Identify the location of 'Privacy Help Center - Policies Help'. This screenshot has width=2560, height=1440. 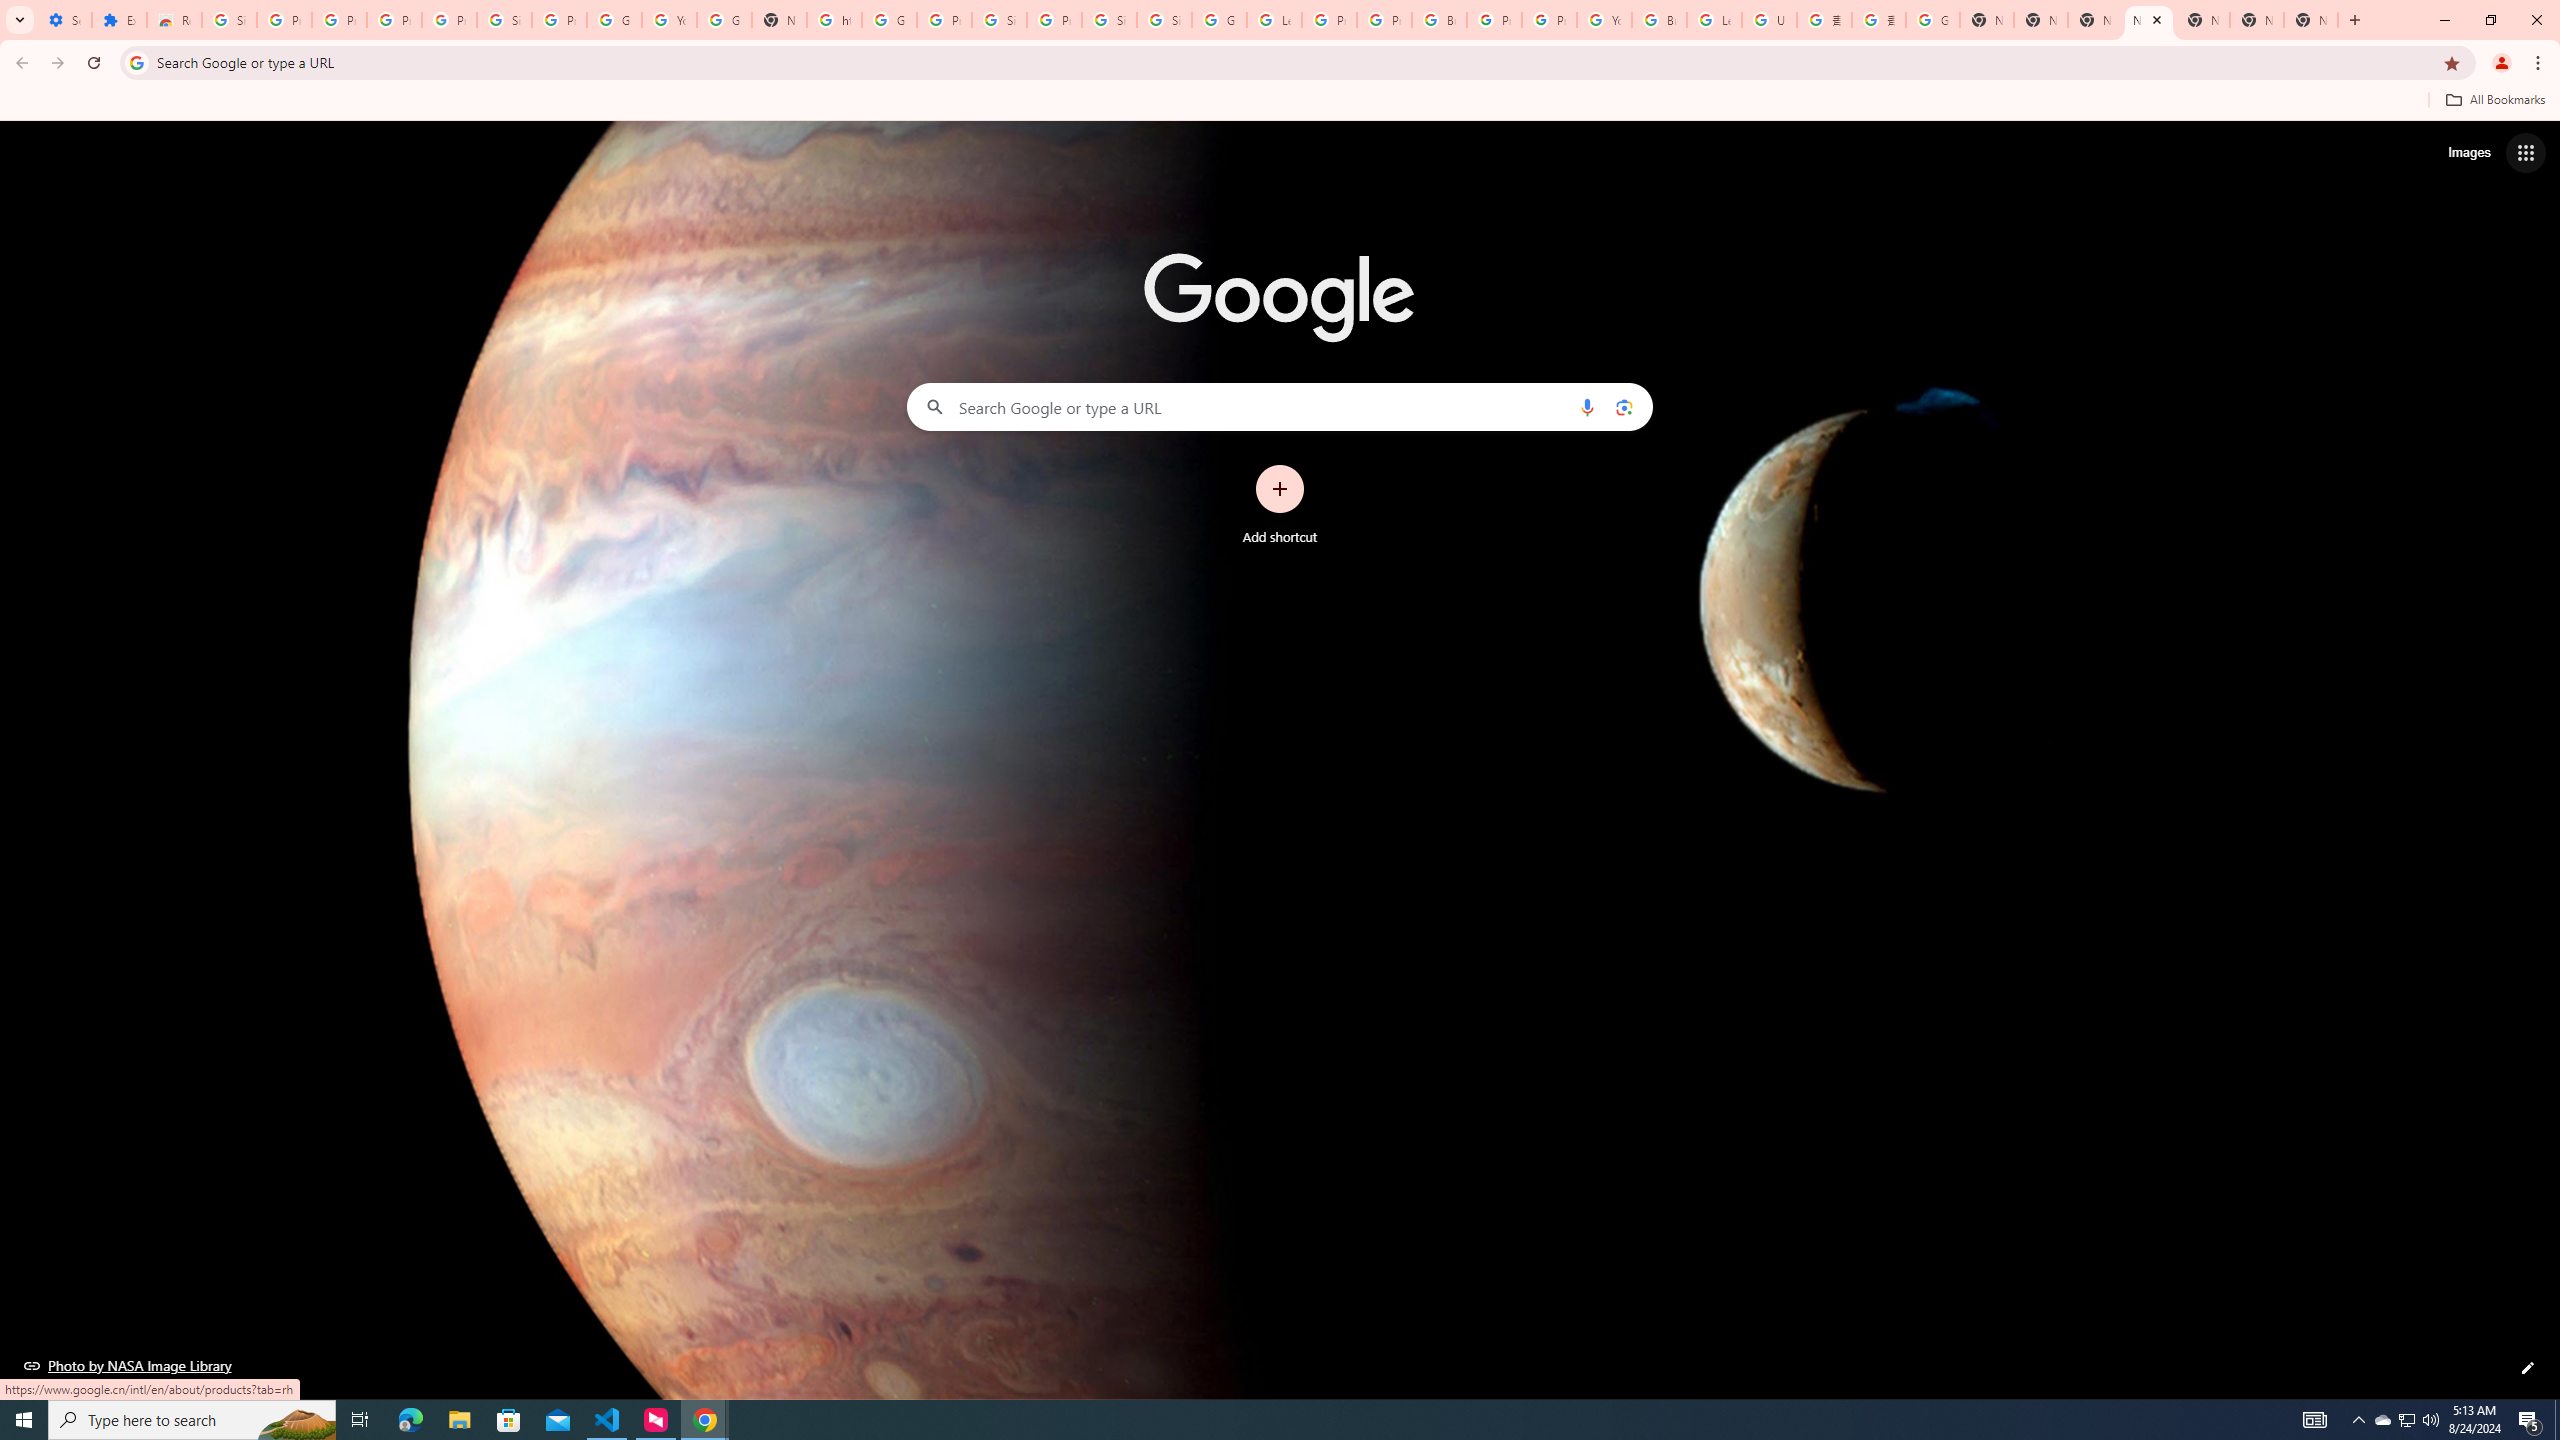
(1383, 19).